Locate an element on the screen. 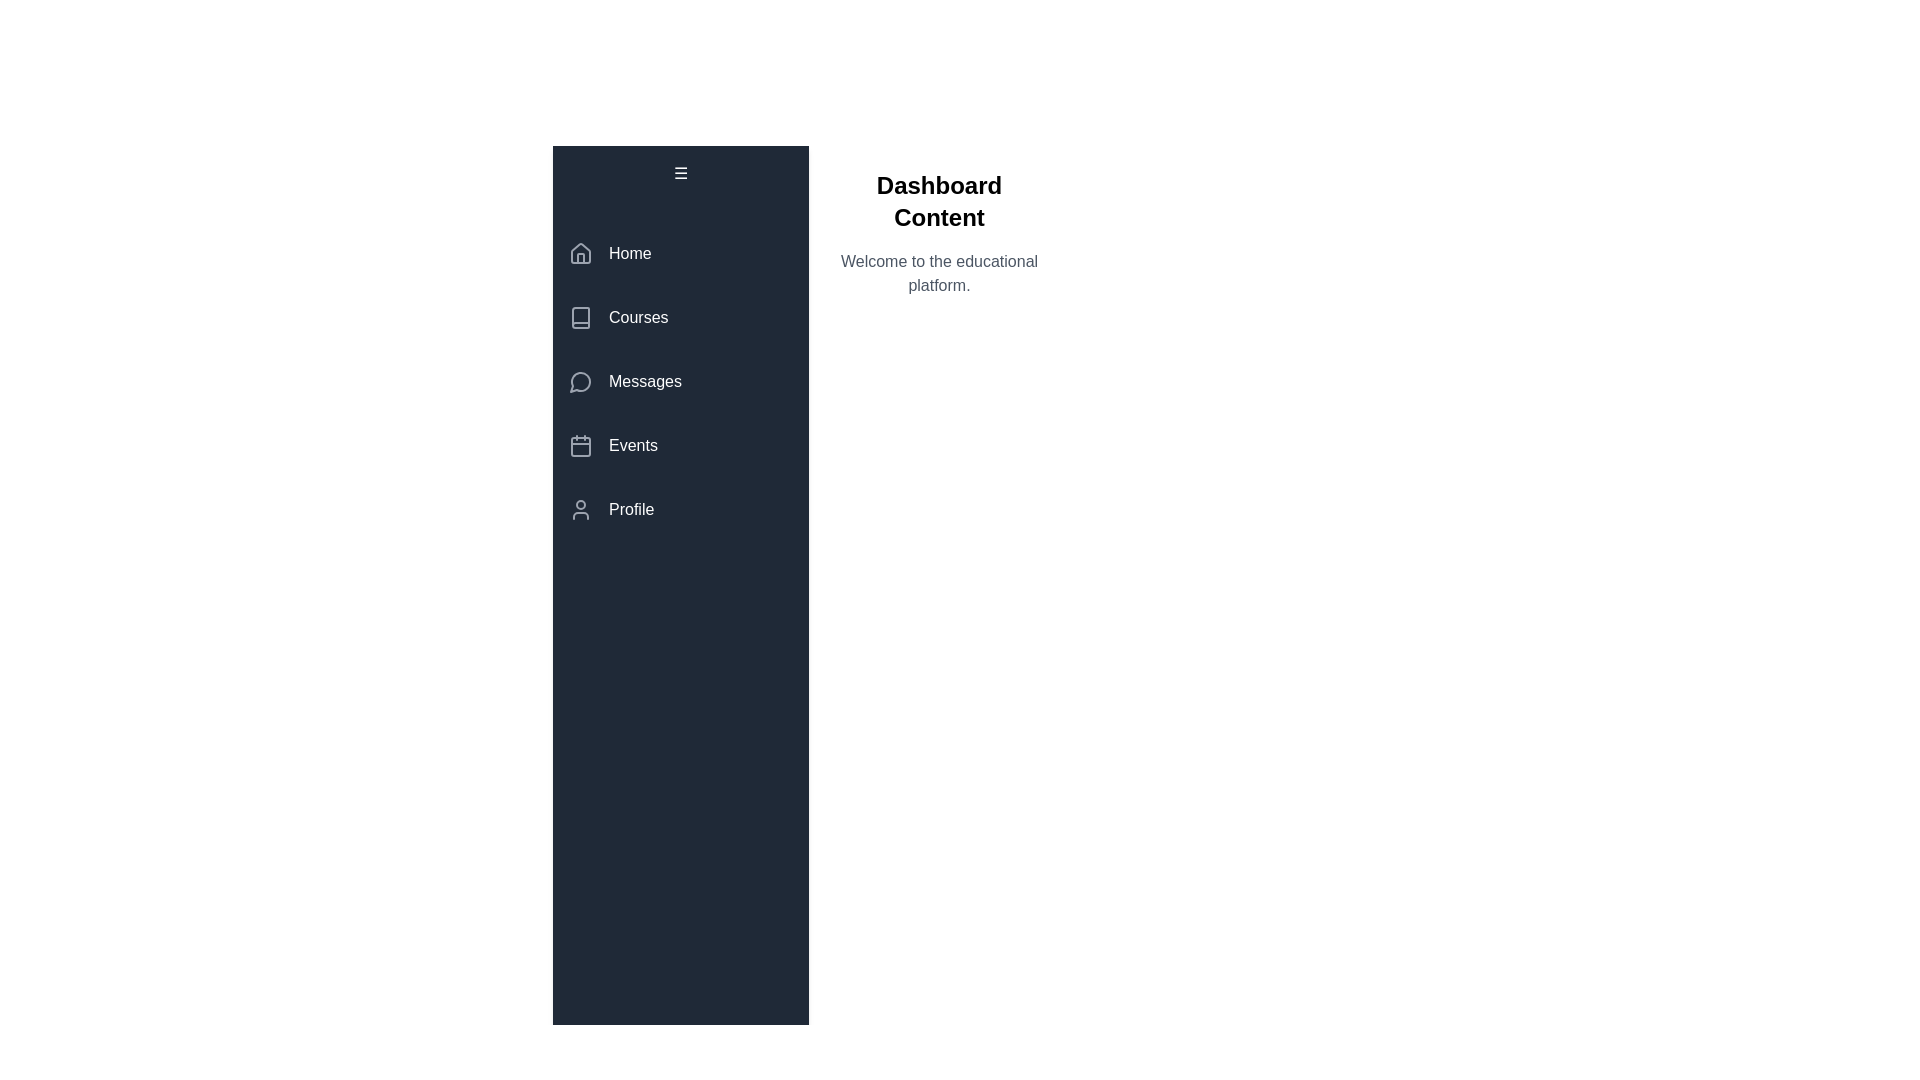  hamburger menu button to toggle the menu state is located at coordinates (681, 172).